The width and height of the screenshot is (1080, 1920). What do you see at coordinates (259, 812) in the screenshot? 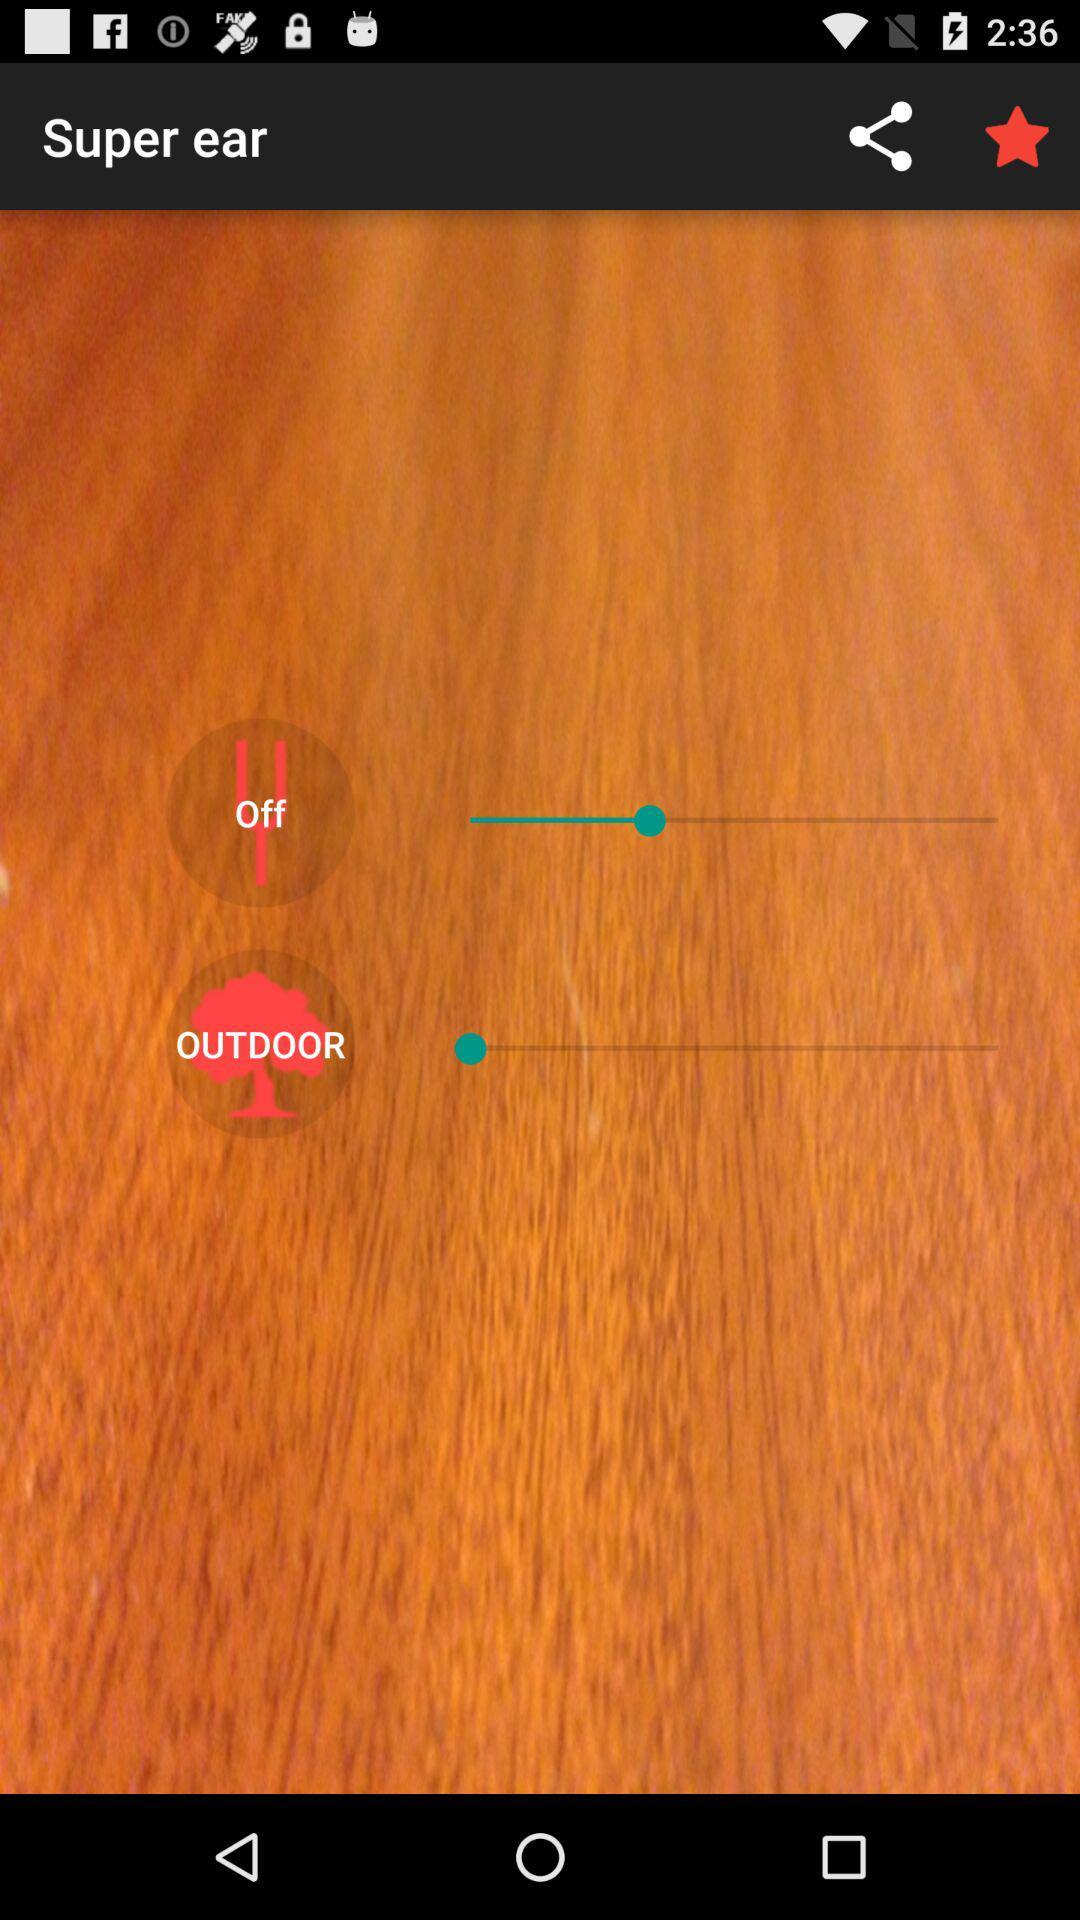
I see `the off item` at bounding box center [259, 812].